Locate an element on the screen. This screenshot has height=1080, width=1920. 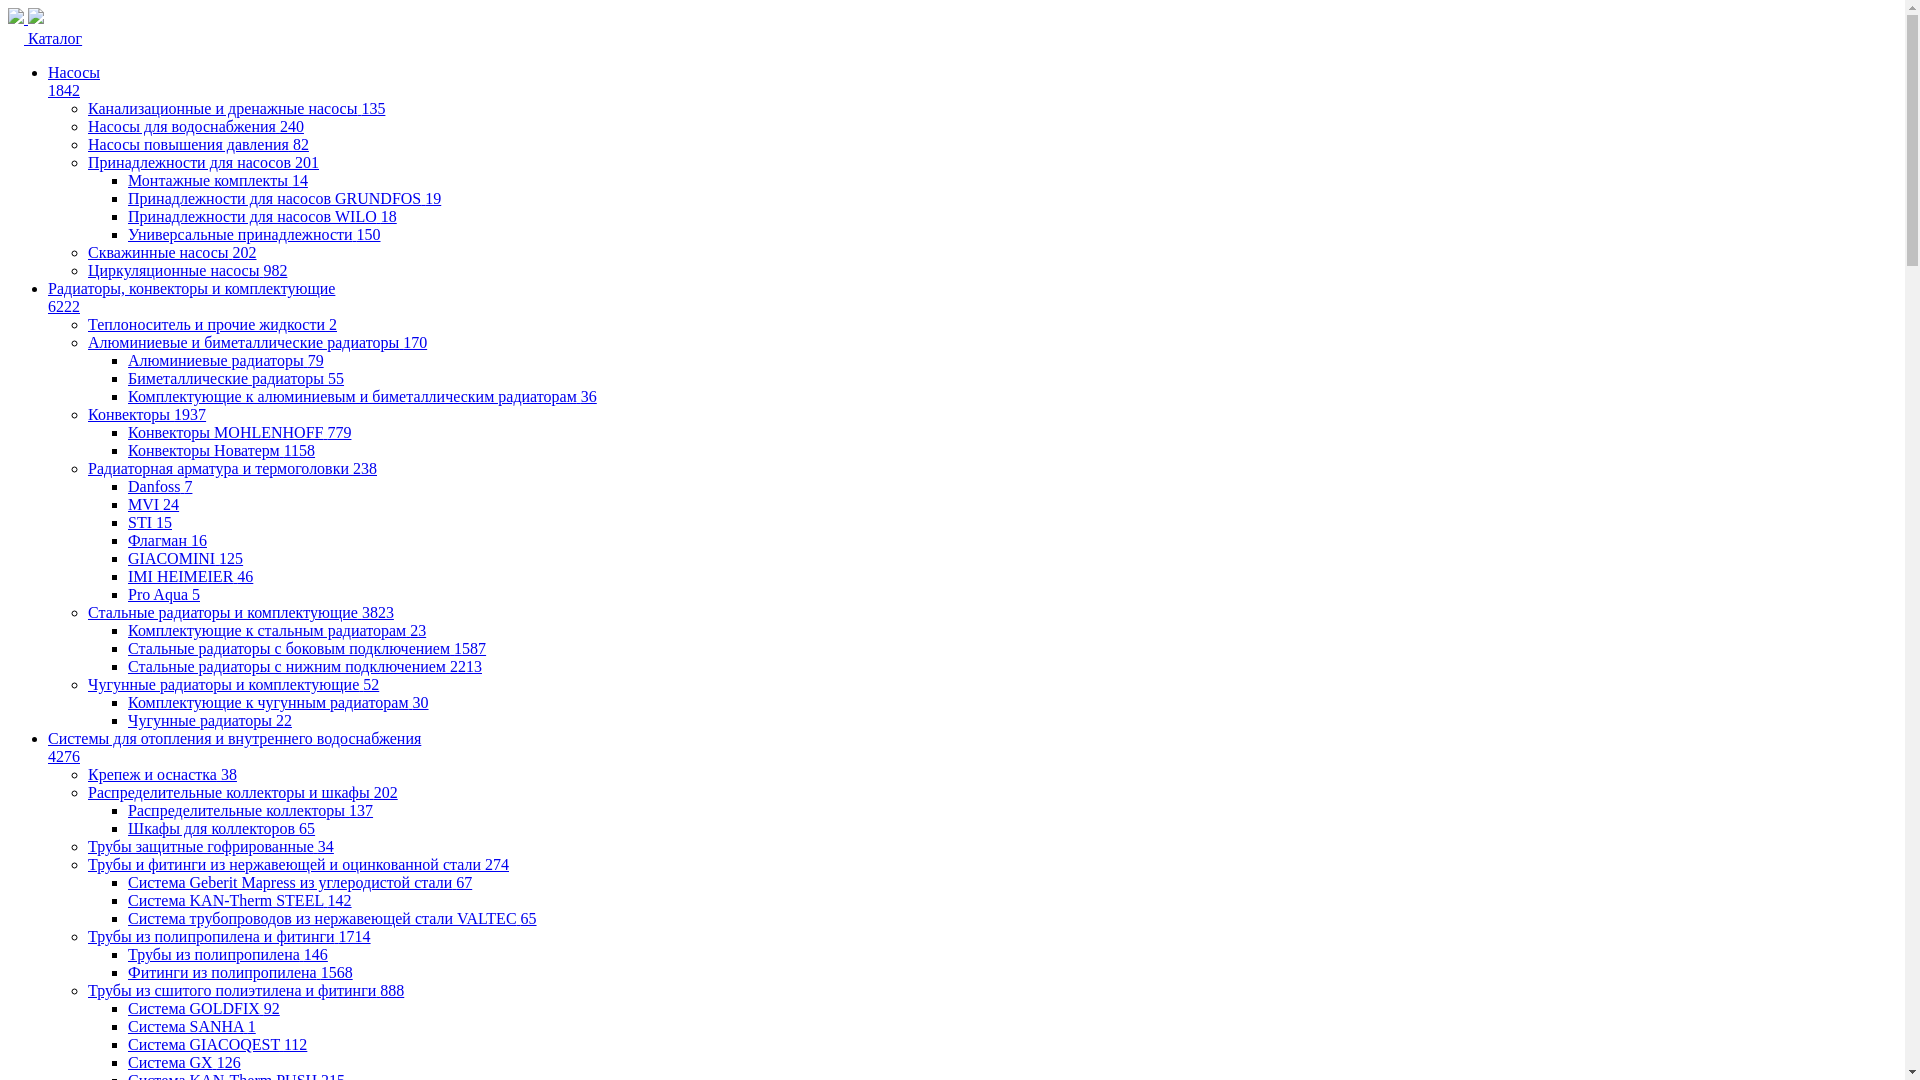
'MVI 24' is located at coordinates (152, 503).